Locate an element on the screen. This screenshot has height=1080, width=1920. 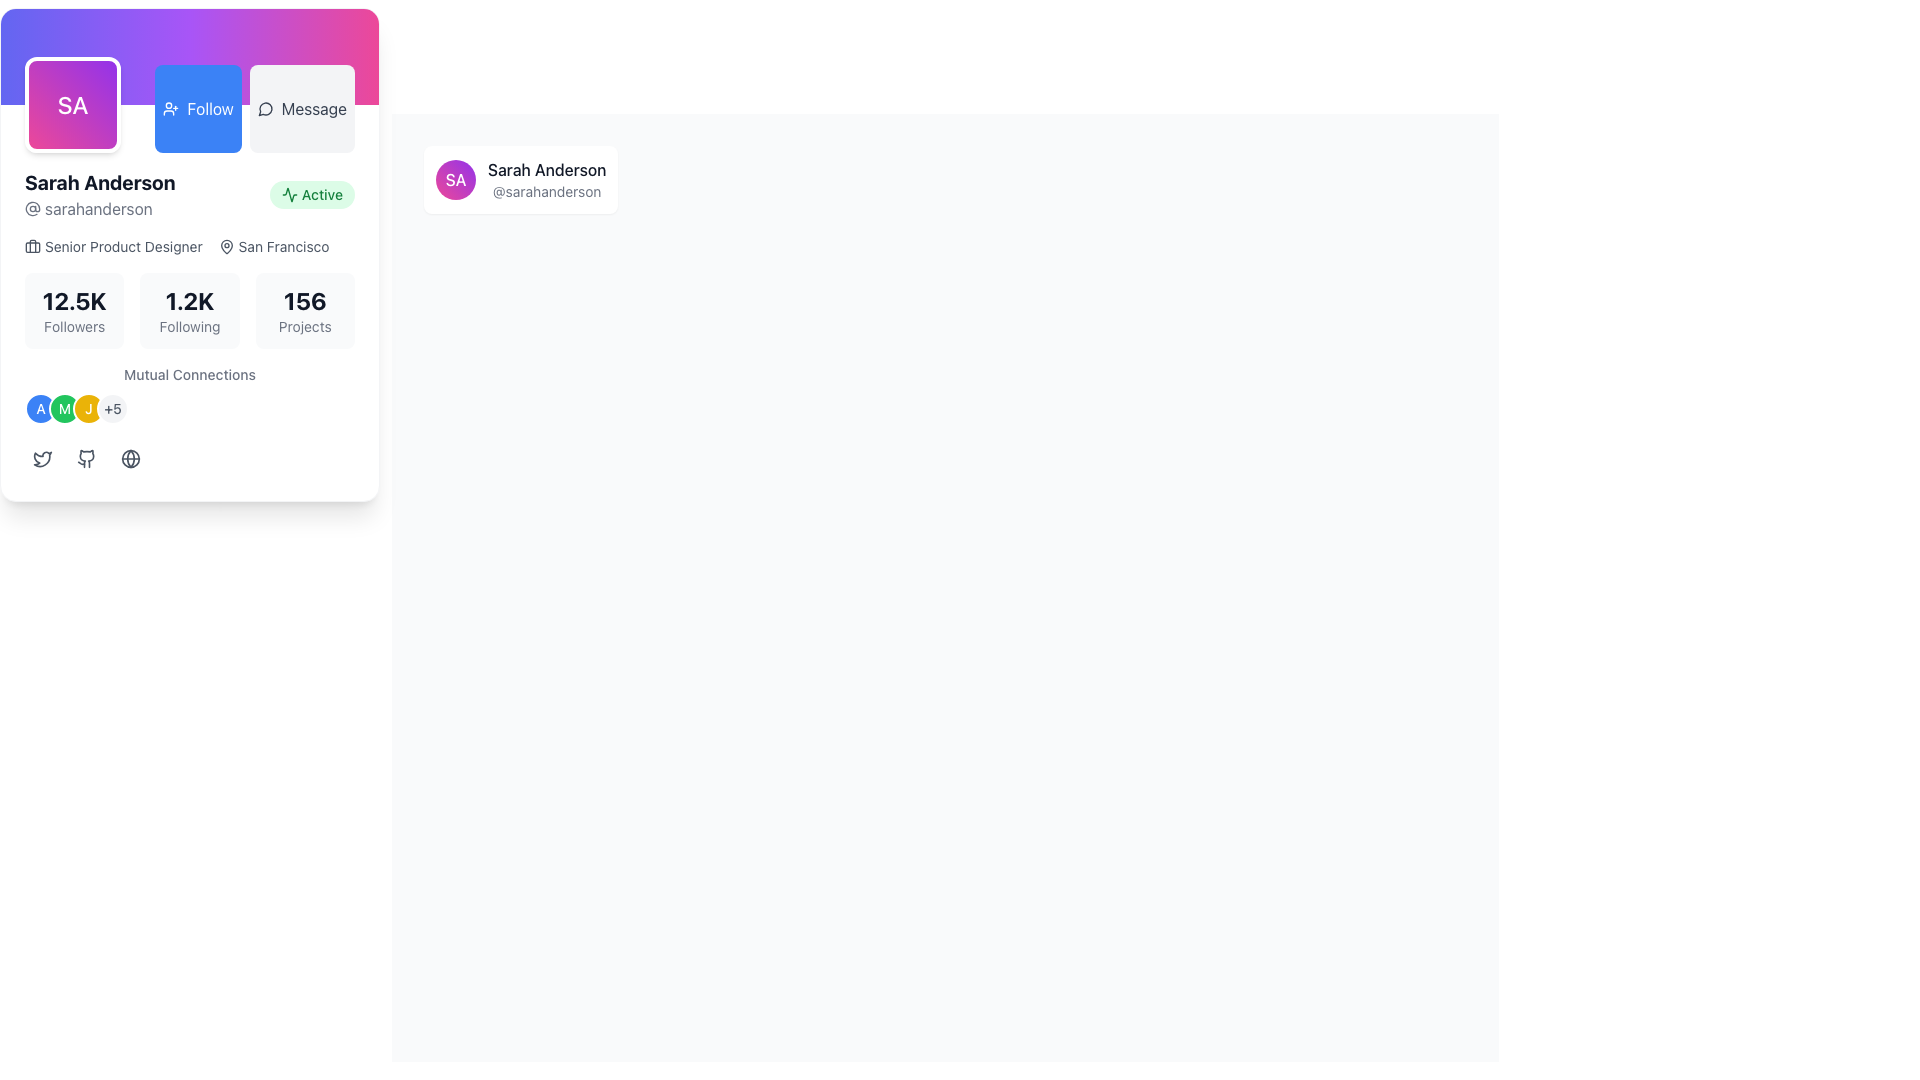
the Text Label displaying 'Sarah Anderson', which is a prominent name header in a user profile card layout, located beneath the circular avatar labeled 'SA' is located at coordinates (99, 182).